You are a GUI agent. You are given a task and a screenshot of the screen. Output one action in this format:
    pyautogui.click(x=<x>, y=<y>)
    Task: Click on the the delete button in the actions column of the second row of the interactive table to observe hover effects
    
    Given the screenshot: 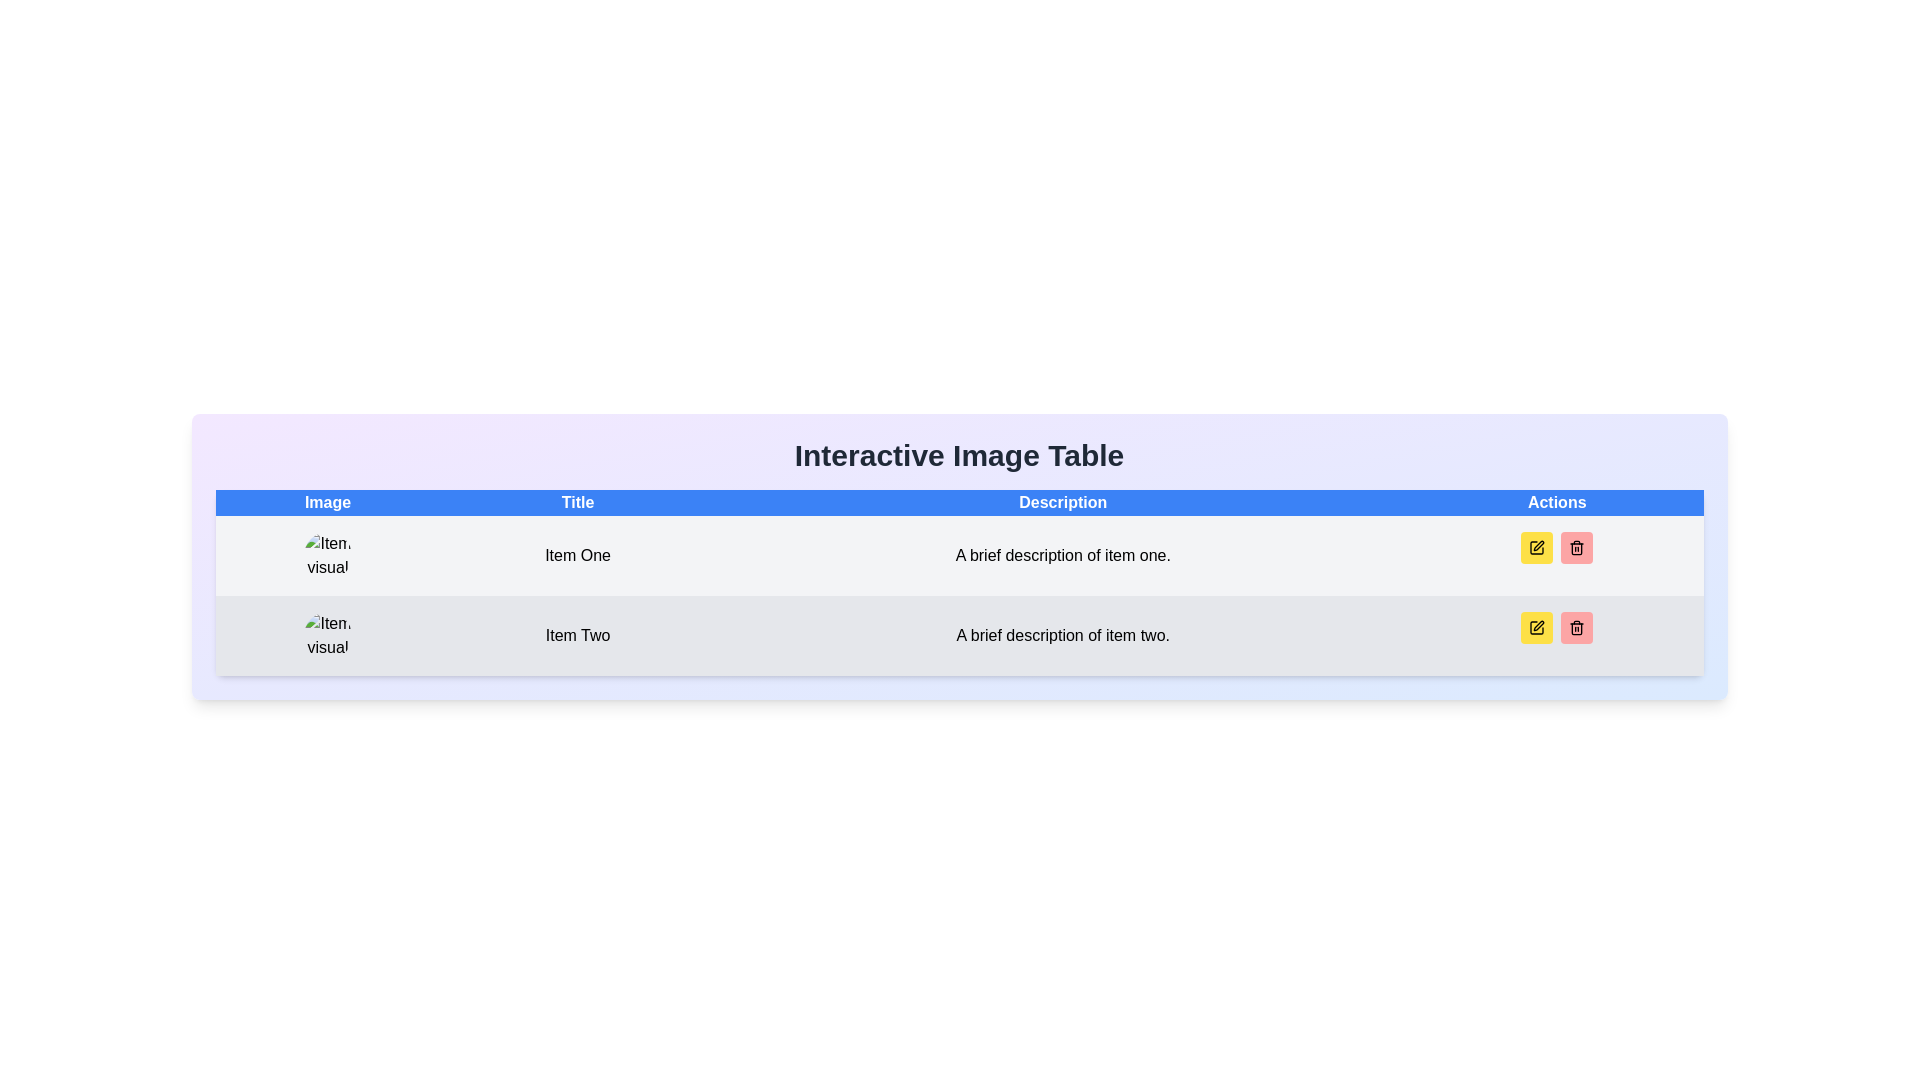 What is the action you would take?
    pyautogui.click(x=1576, y=547)
    